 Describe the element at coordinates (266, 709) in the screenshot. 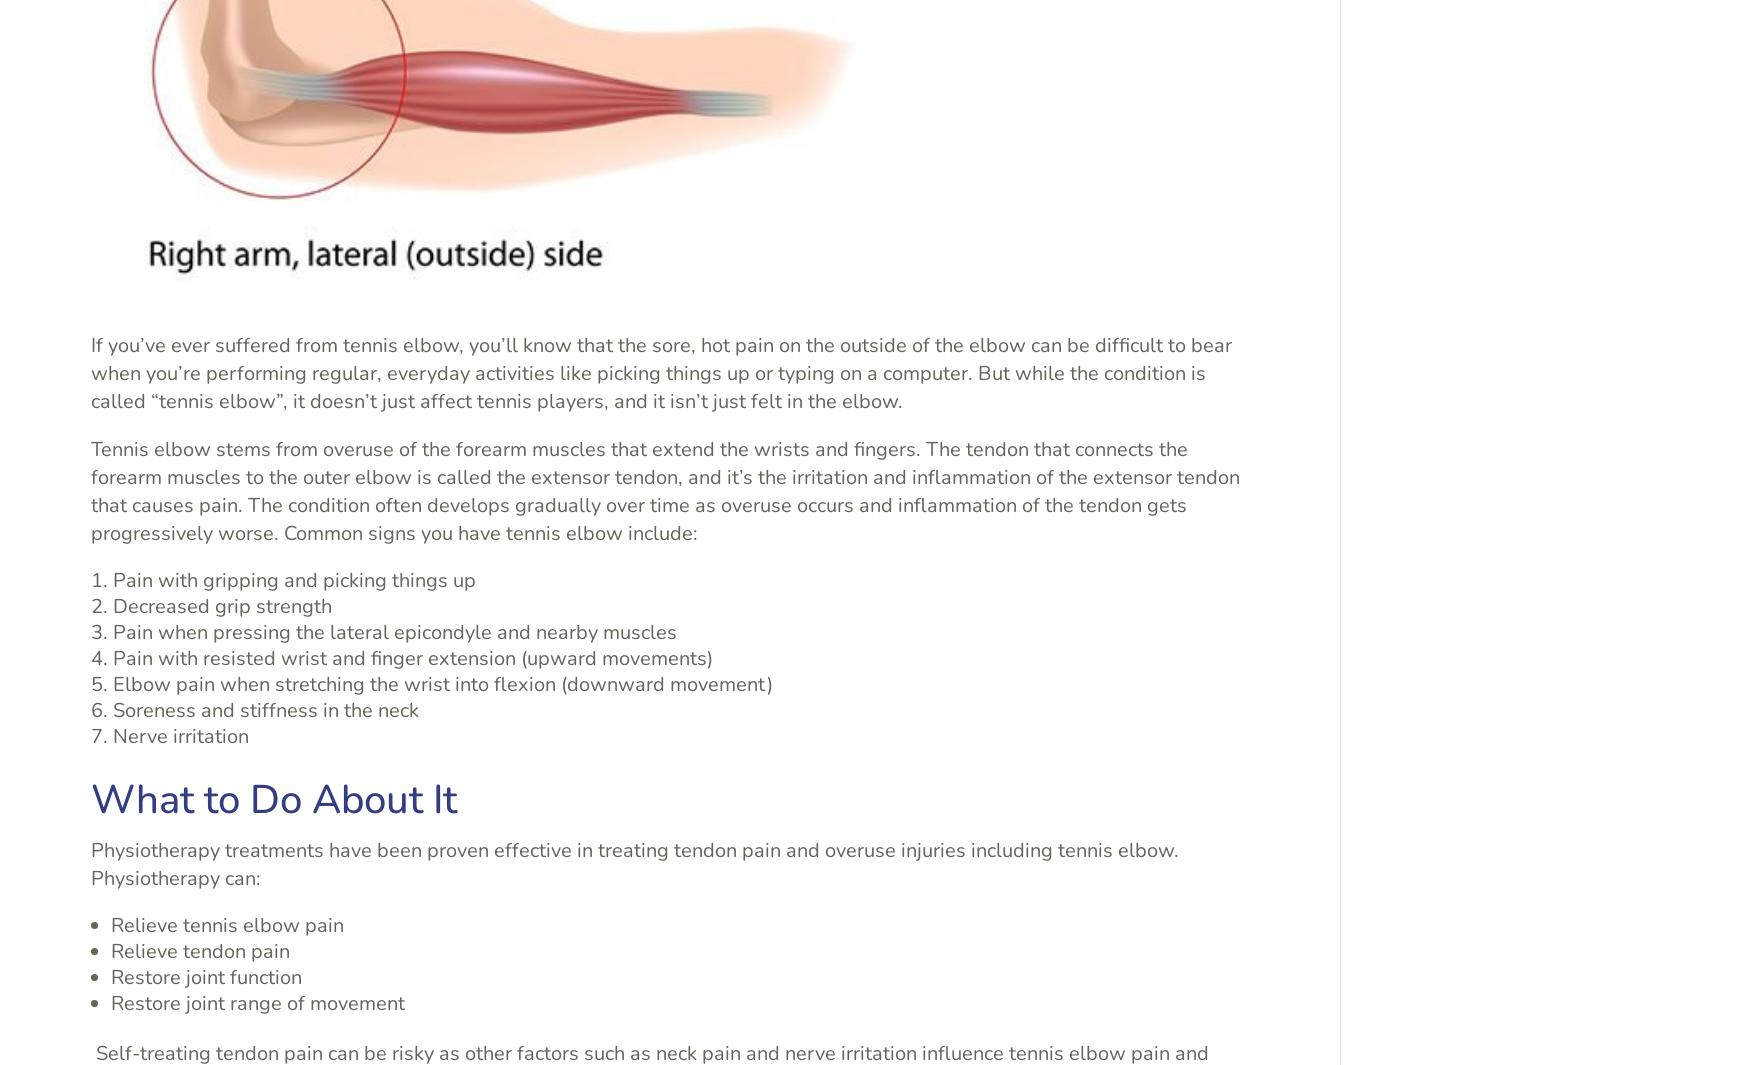

I see `'Soreness and stiffness in the neck'` at that location.